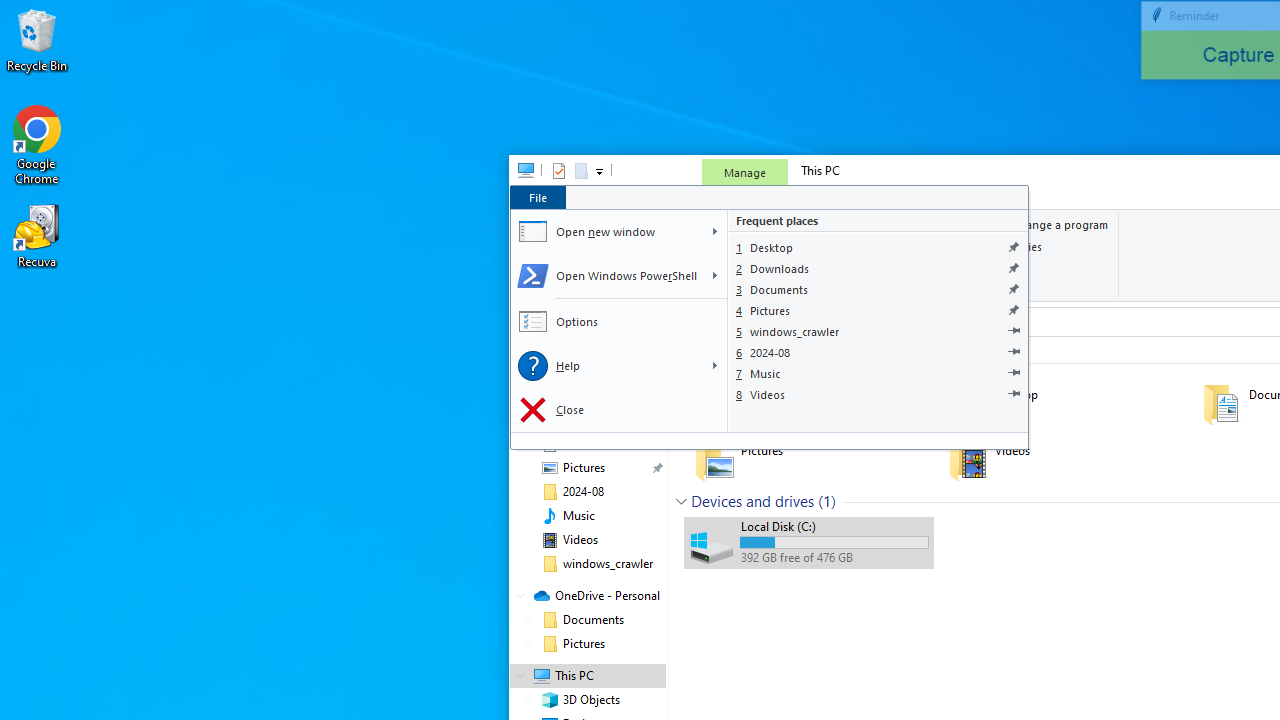 The height and width of the screenshot is (720, 1280). What do you see at coordinates (878, 246) in the screenshot?
I see `'Desktop'` at bounding box center [878, 246].